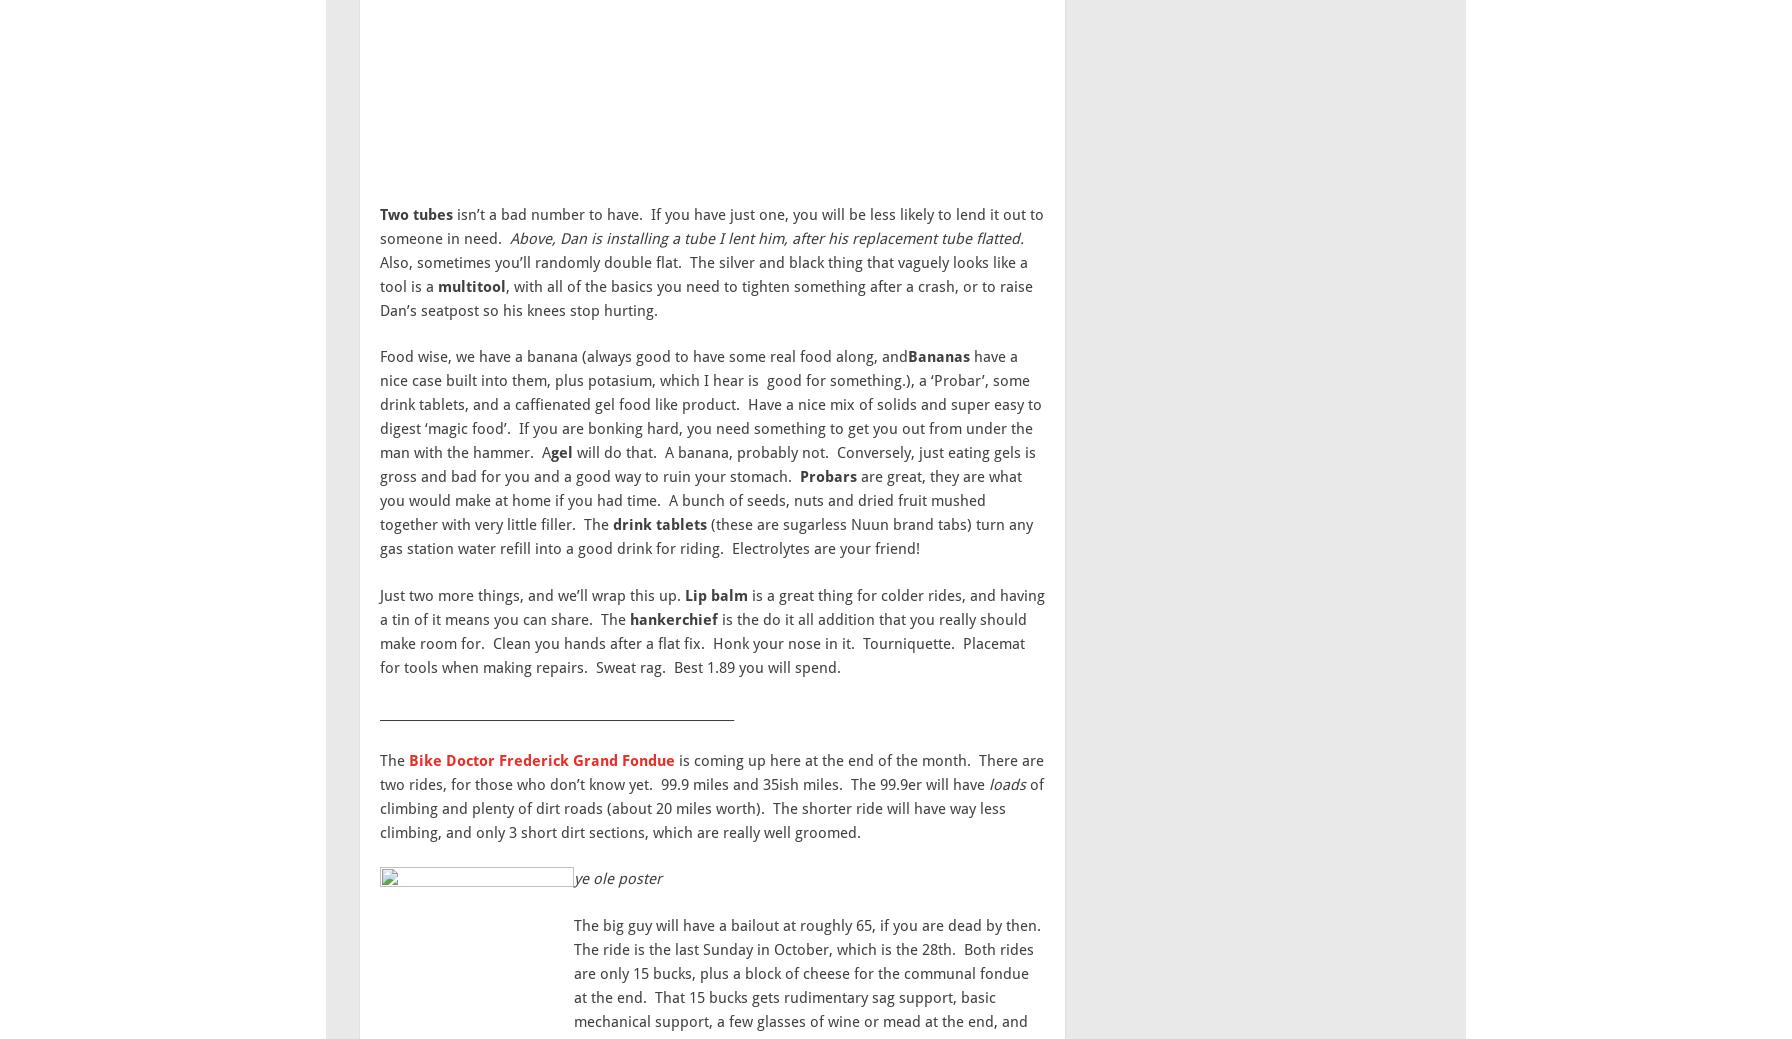  What do you see at coordinates (380, 262) in the screenshot?
I see `'Also, sometimes you’ll randomly double flat.  The silver and black thing that vaguely looks like a tool is a'` at bounding box center [380, 262].